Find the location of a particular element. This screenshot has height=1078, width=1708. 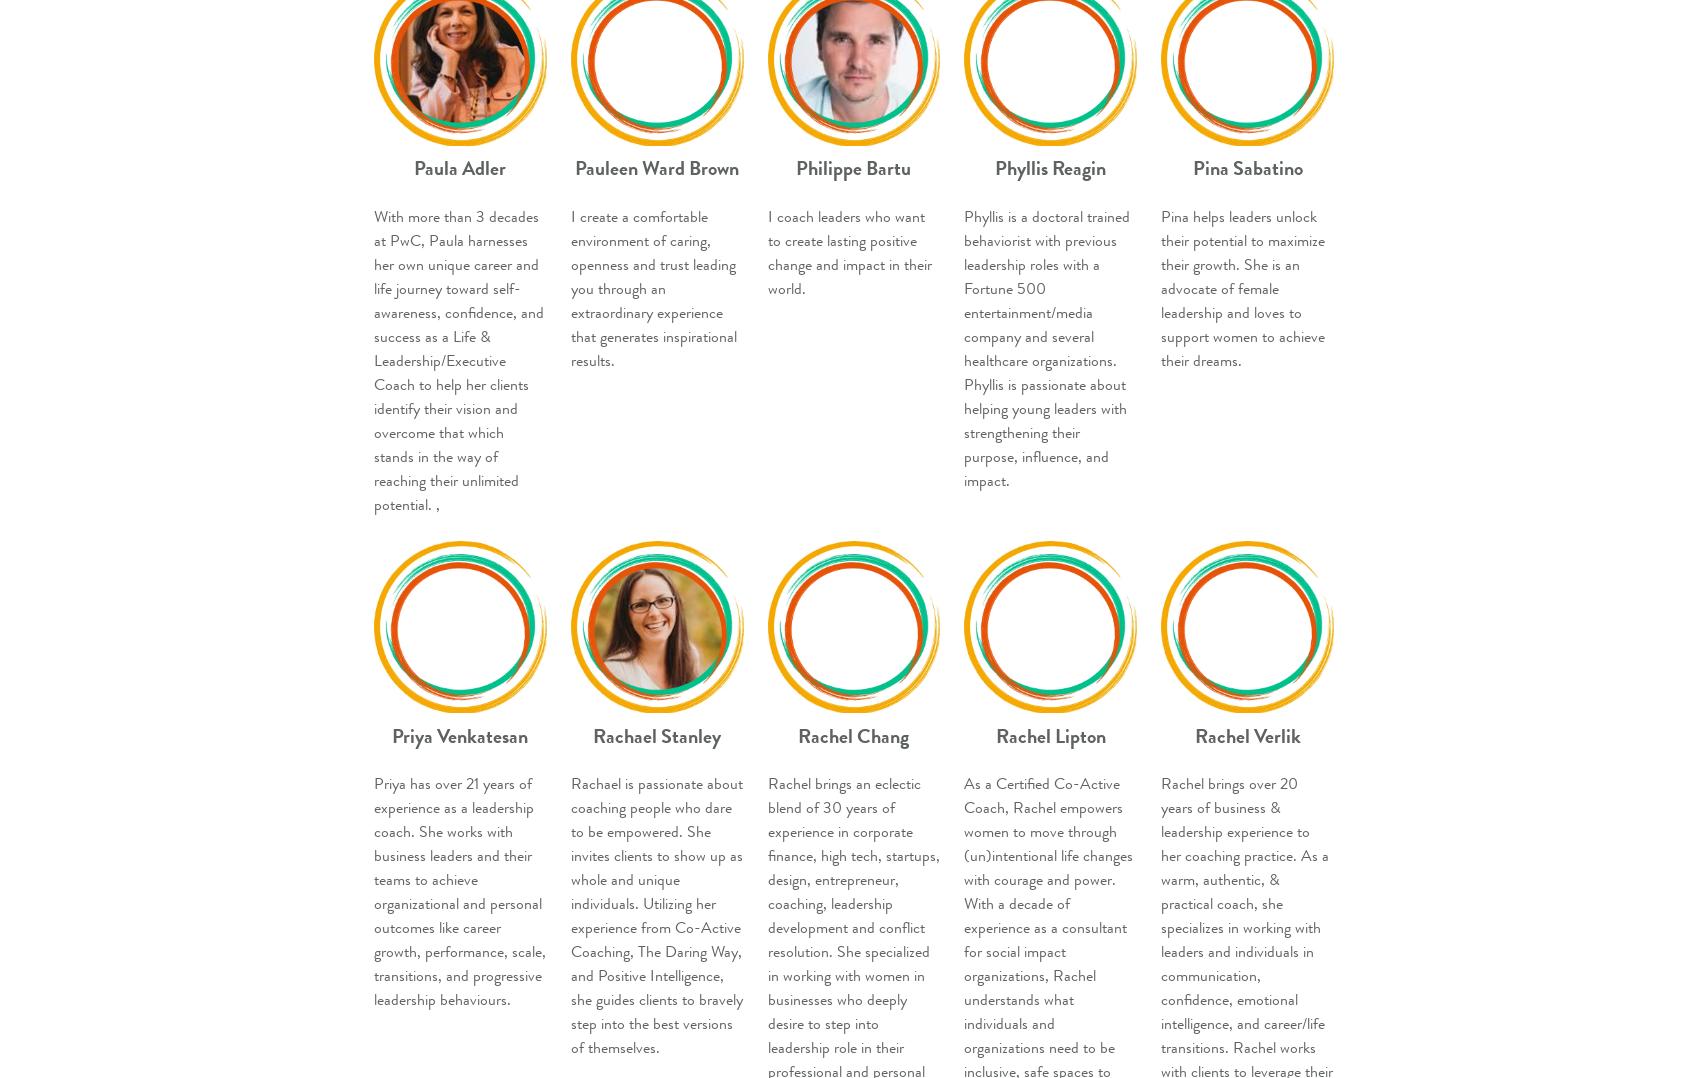

'Rachel Chang' is located at coordinates (853, 735).